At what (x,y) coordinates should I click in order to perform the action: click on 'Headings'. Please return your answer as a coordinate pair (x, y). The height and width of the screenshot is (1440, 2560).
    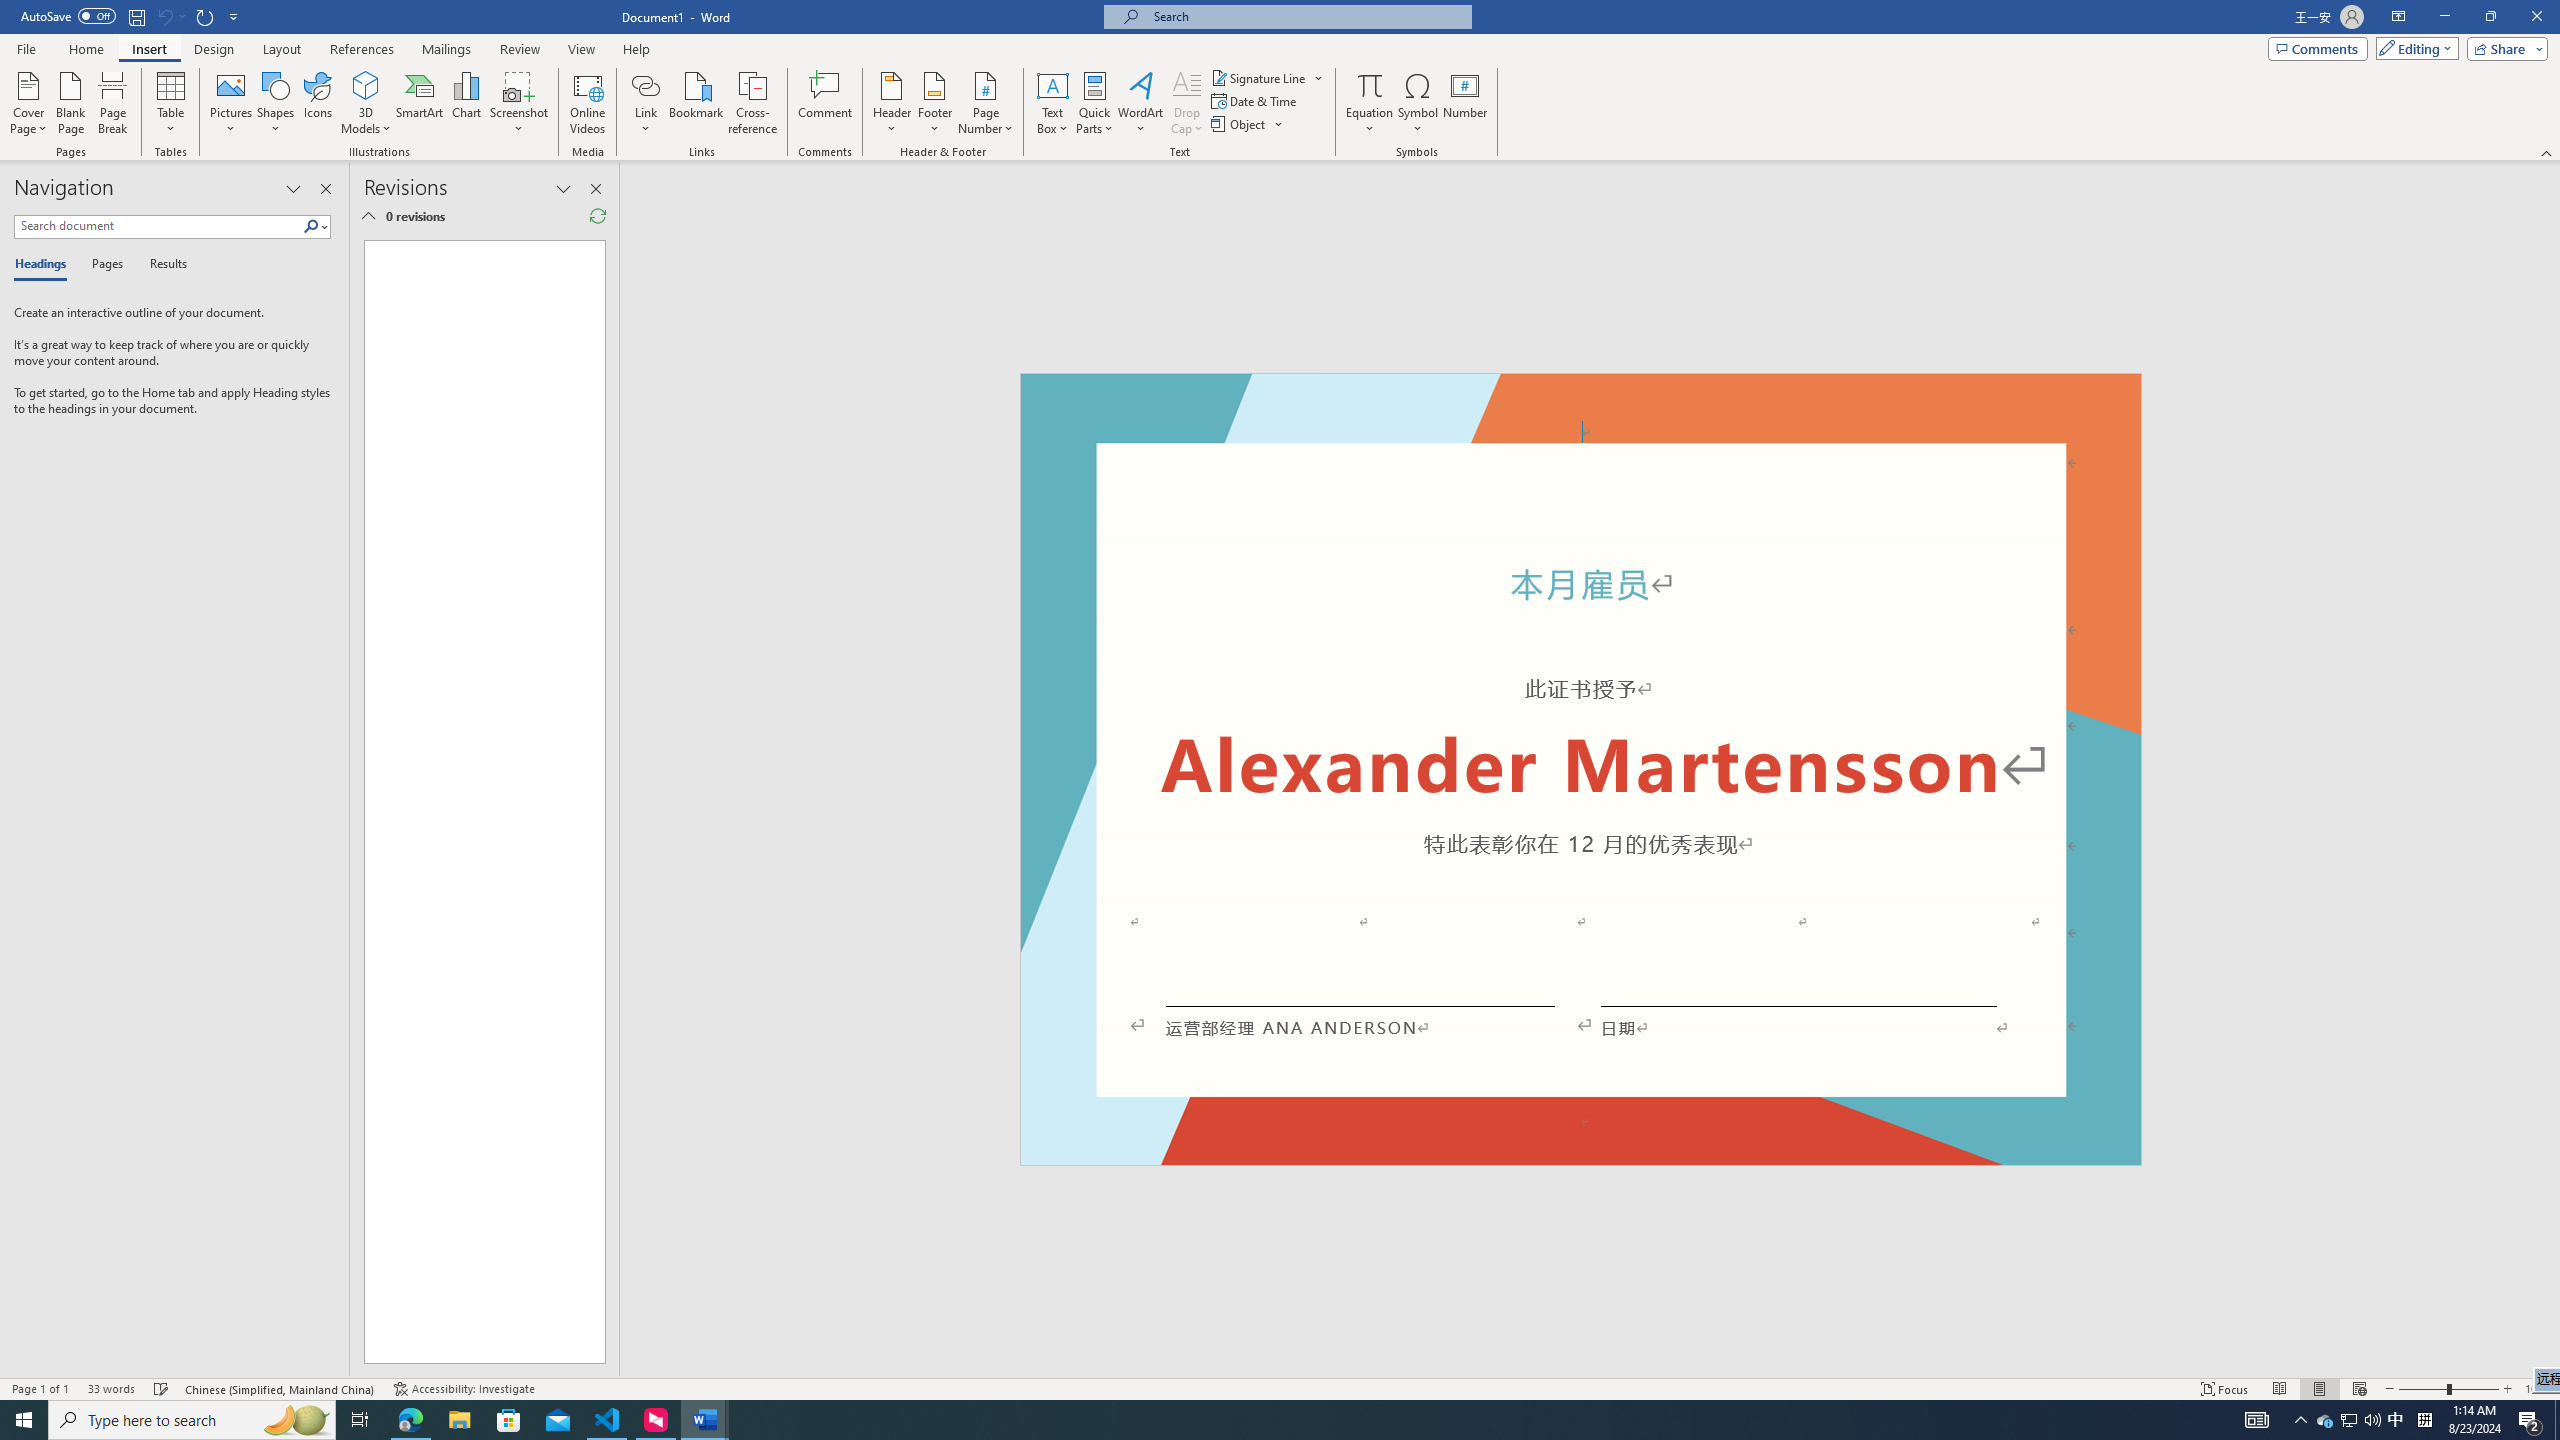
    Looking at the image, I should click on (44, 264).